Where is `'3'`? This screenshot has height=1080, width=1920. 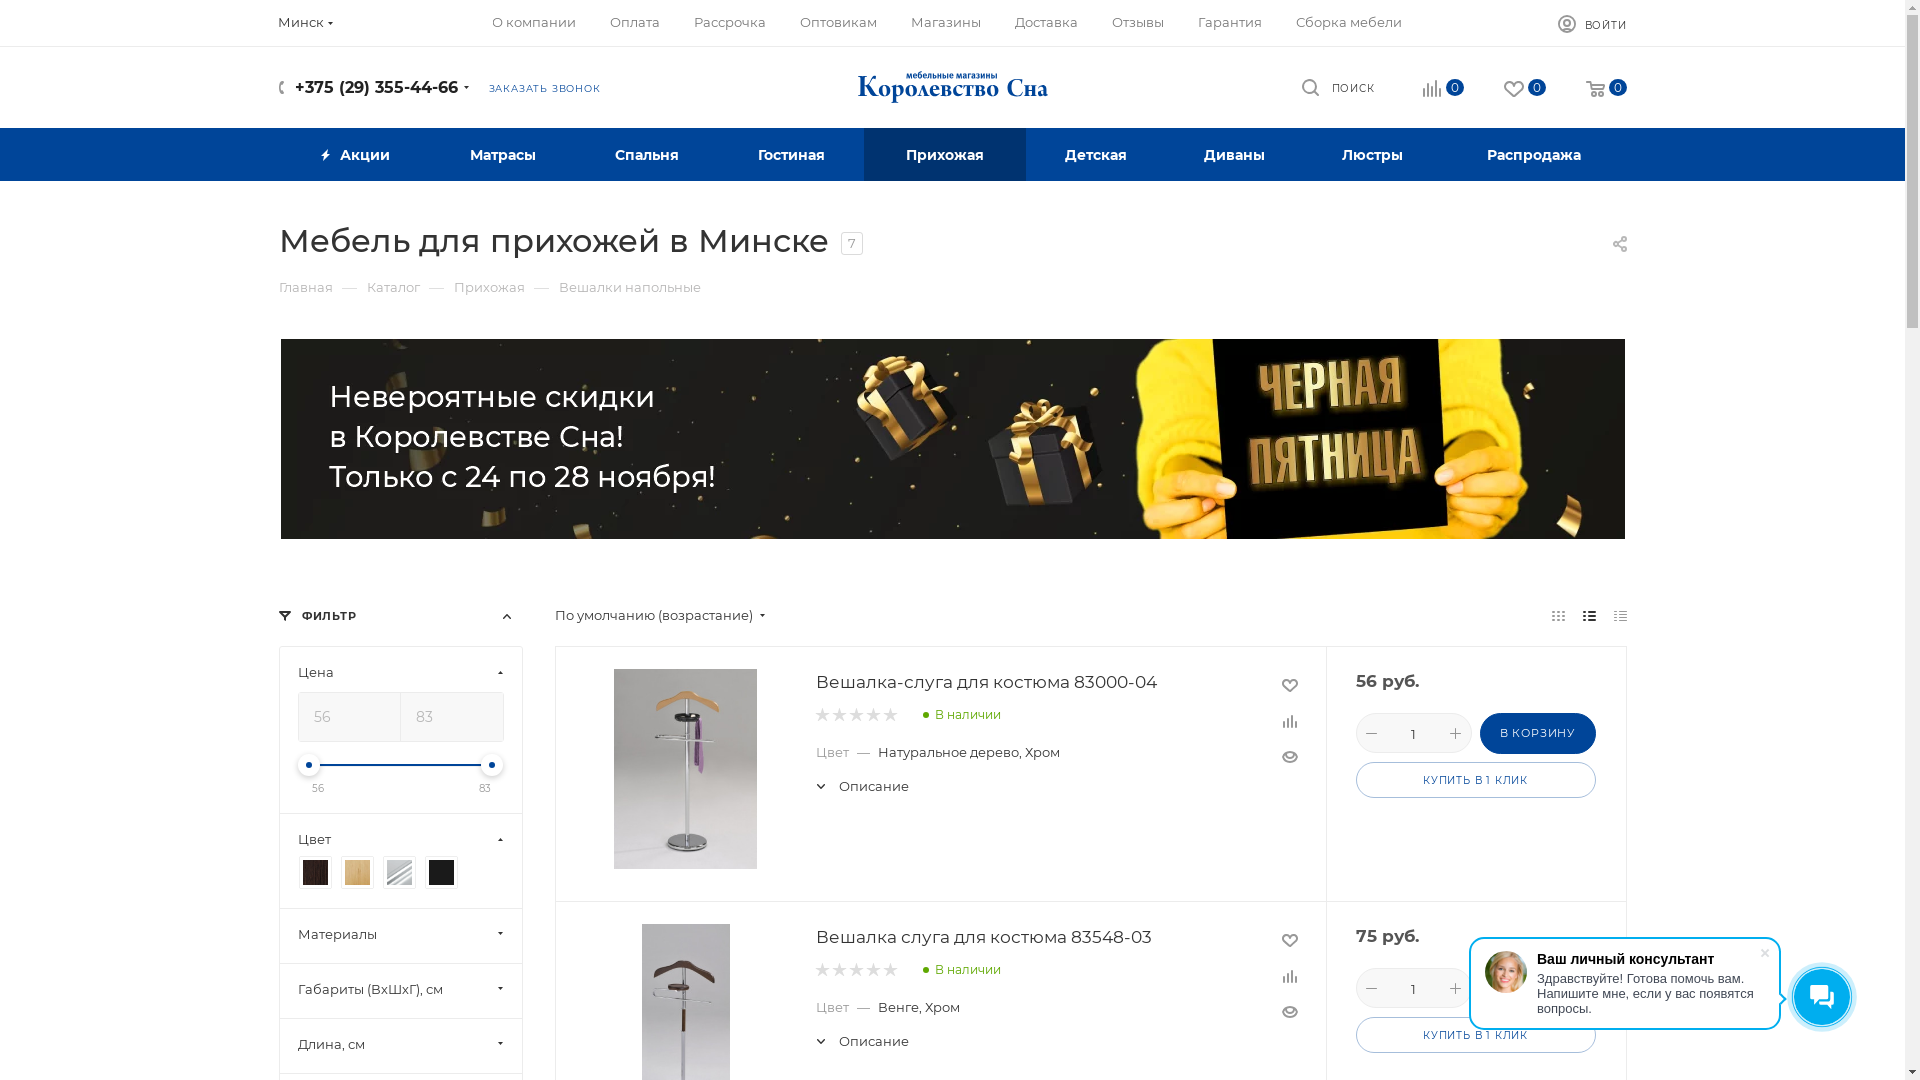
'3' is located at coordinates (856, 969).